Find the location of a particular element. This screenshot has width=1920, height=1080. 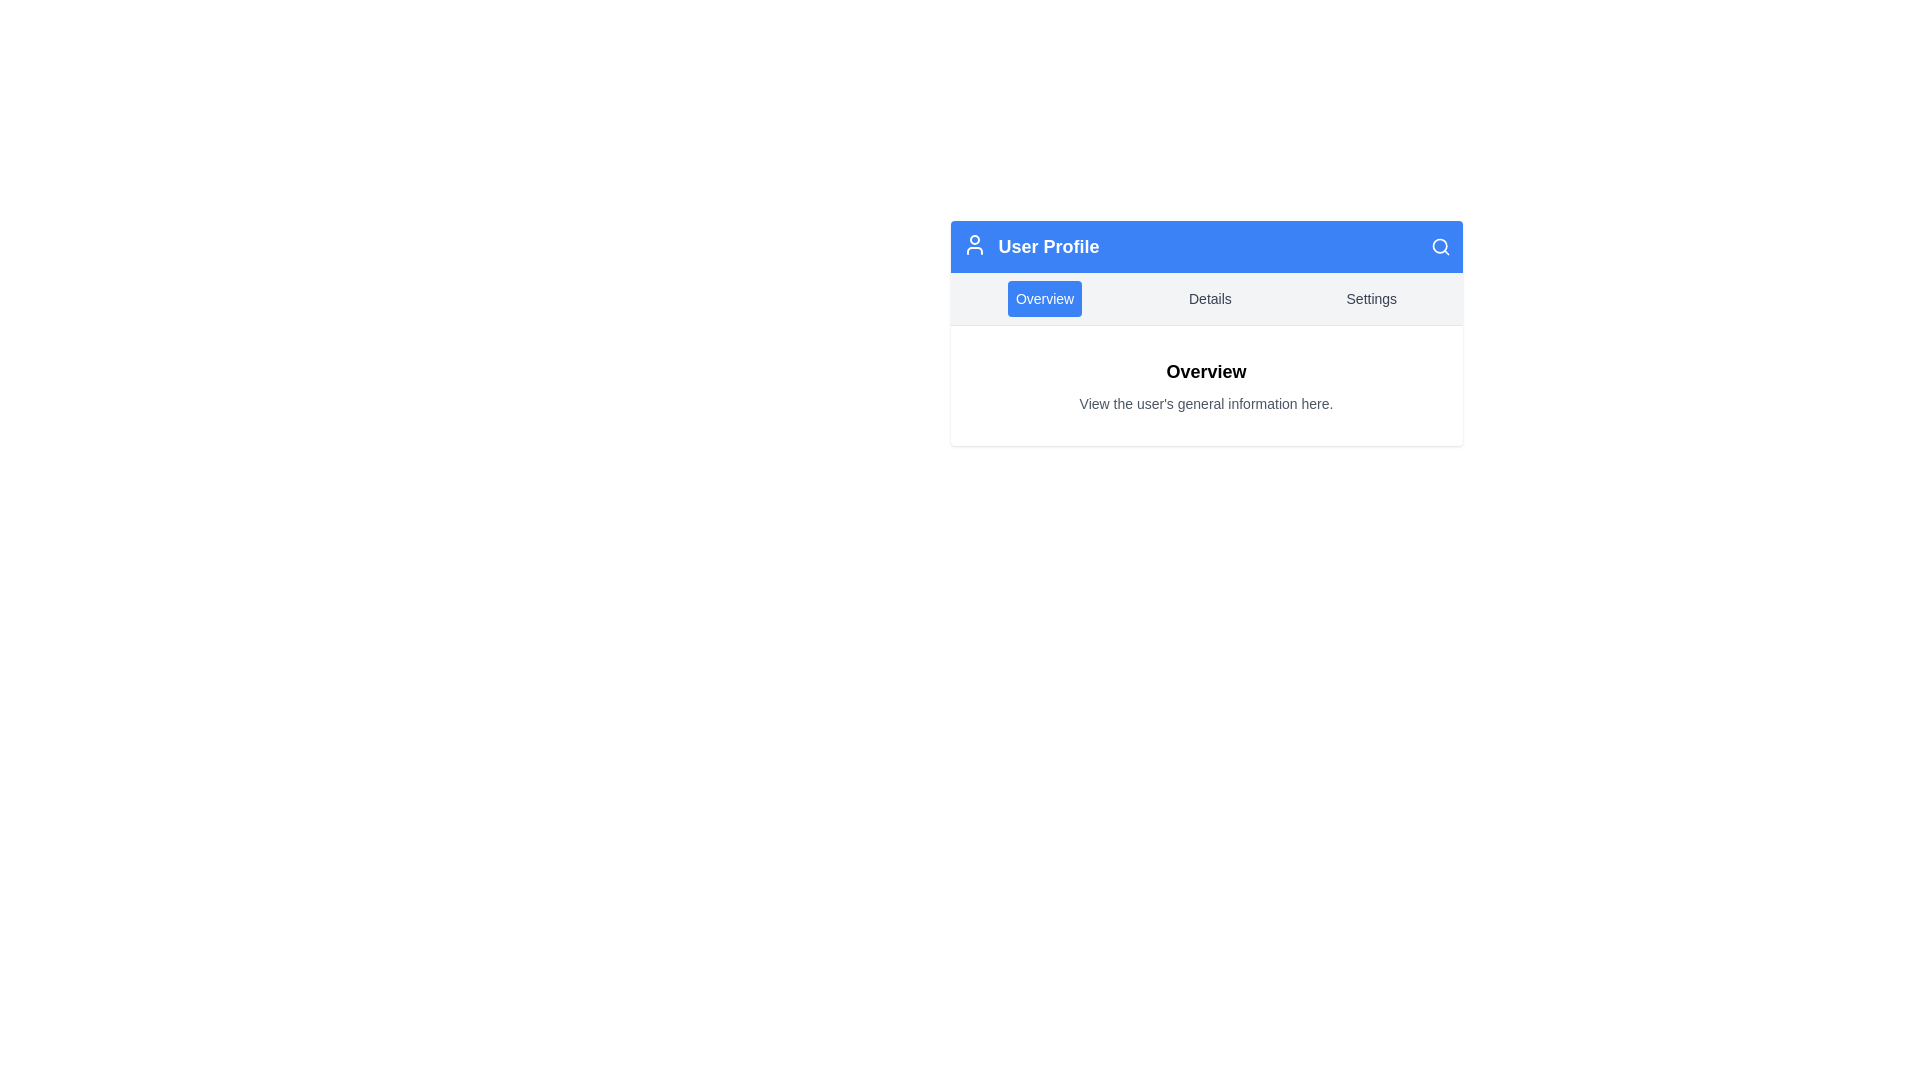

the title text indicating the user profile section, located between the user profile icon and the search icon at the top-center of the page is located at coordinates (1048, 245).